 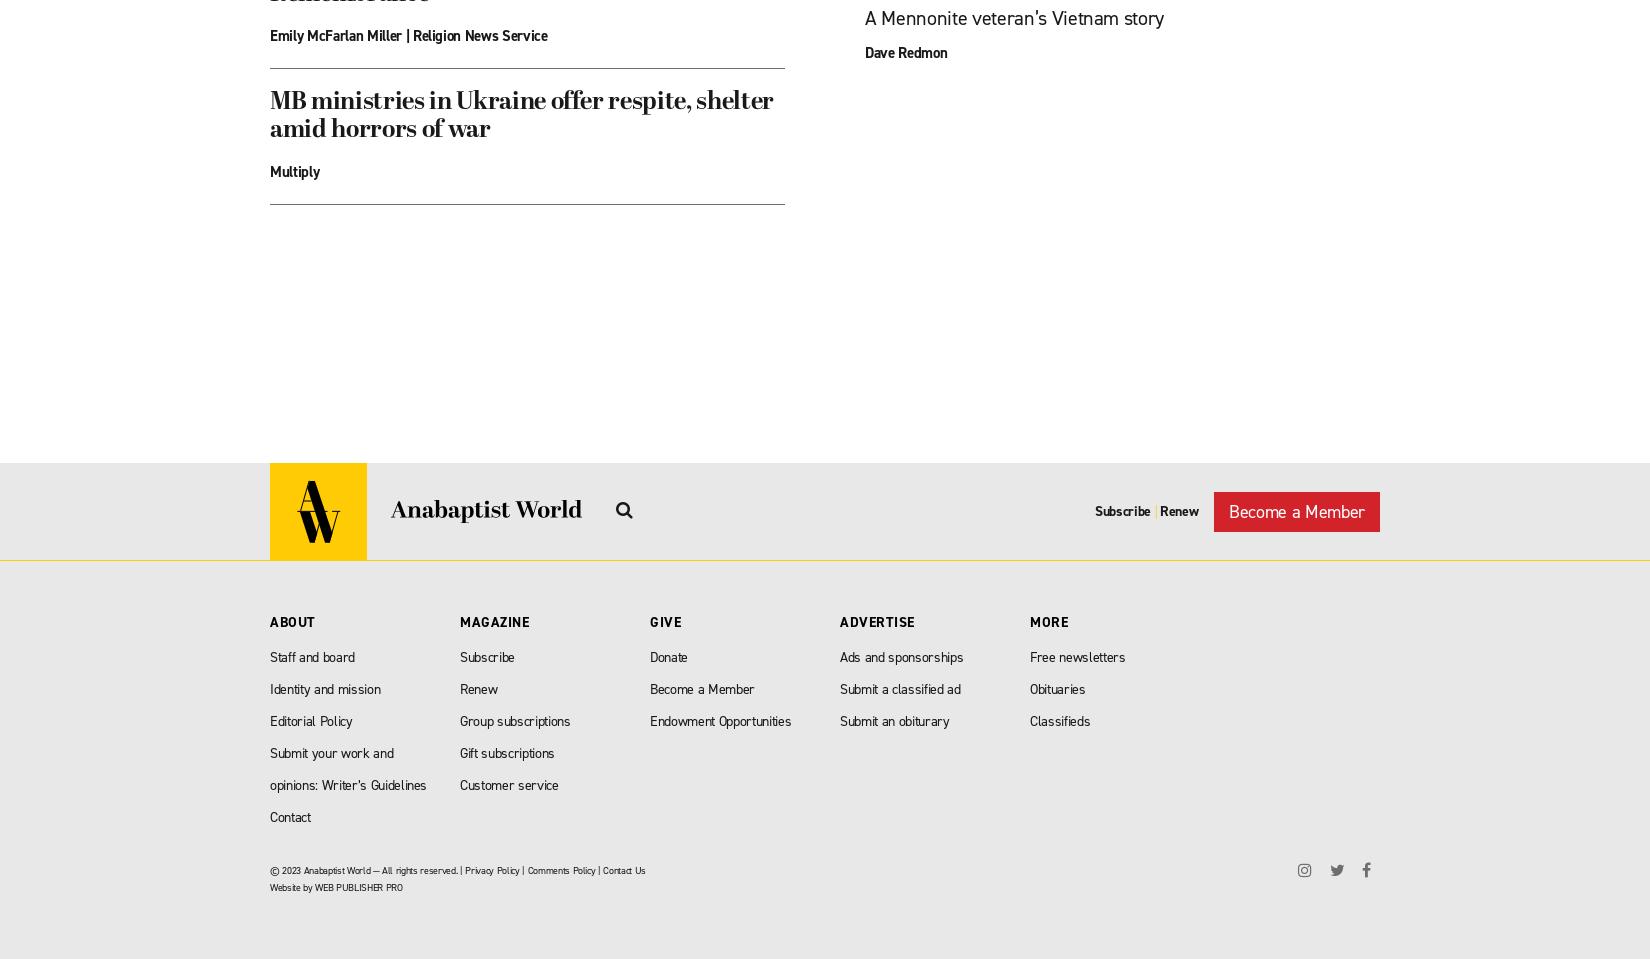 I want to click on 'Ads and sponsorships', so click(x=901, y=657).